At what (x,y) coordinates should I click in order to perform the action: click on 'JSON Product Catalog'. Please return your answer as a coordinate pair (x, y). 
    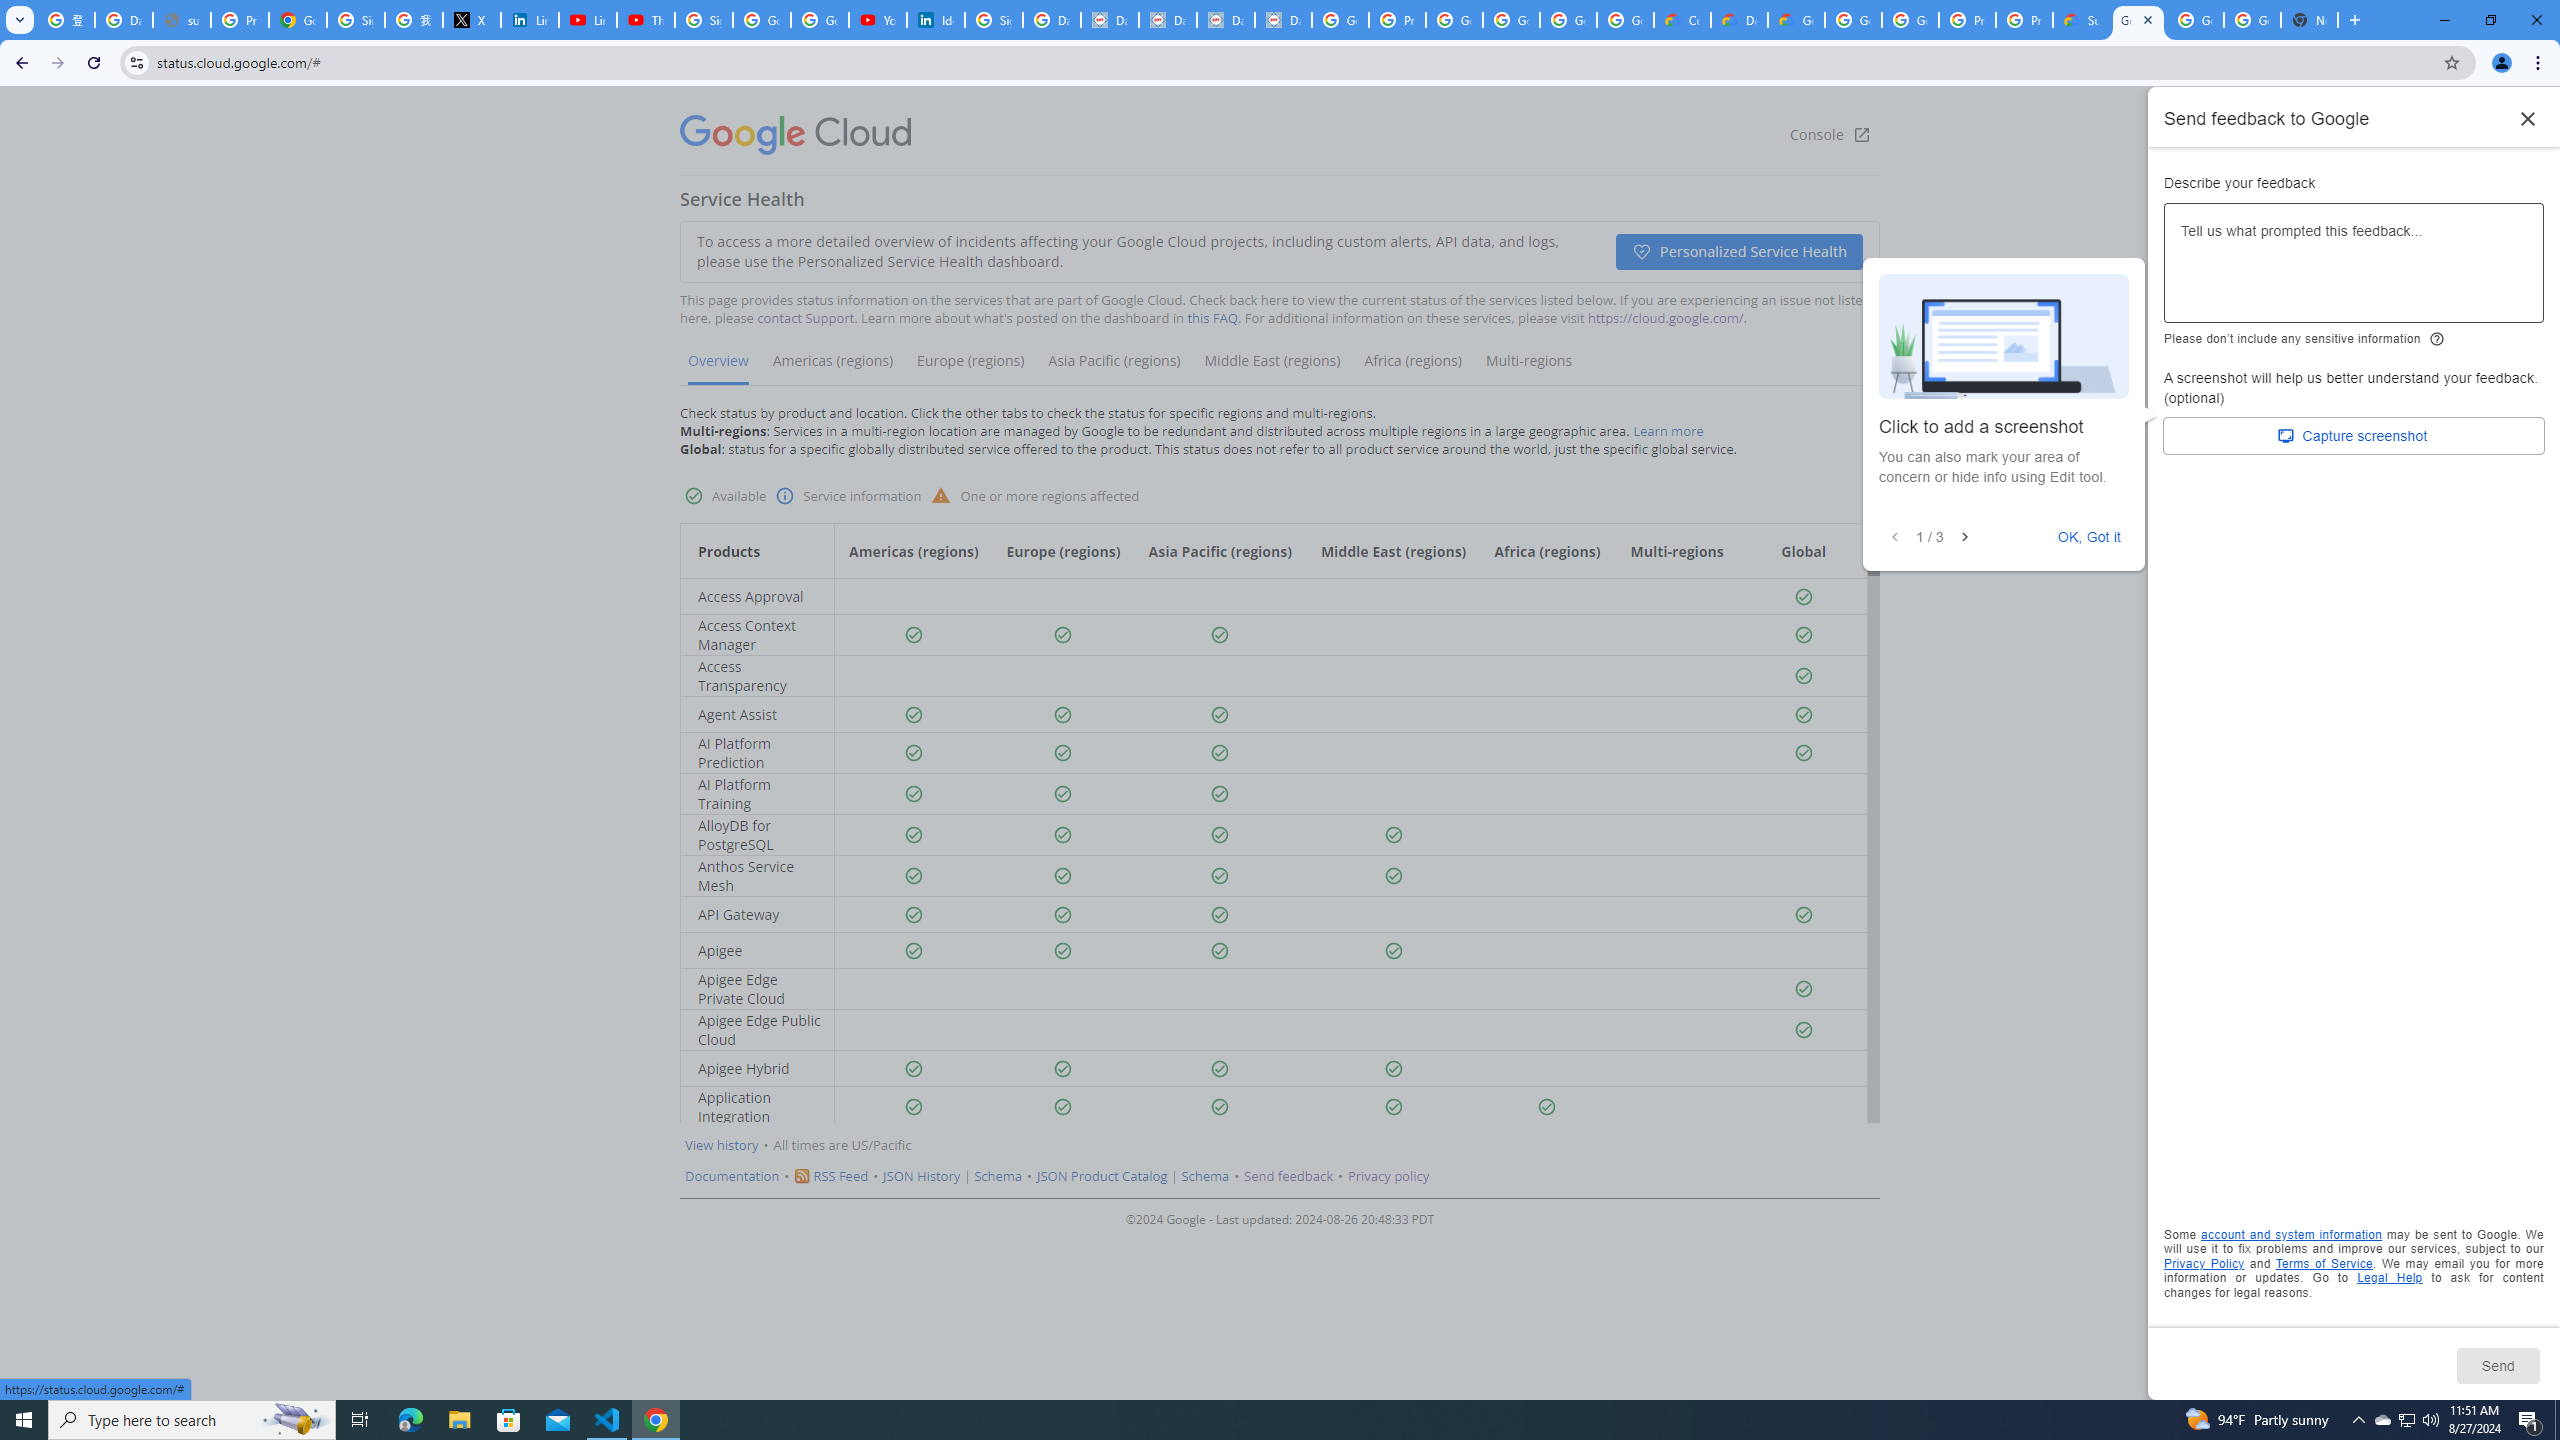
    Looking at the image, I should click on (1101, 1175).